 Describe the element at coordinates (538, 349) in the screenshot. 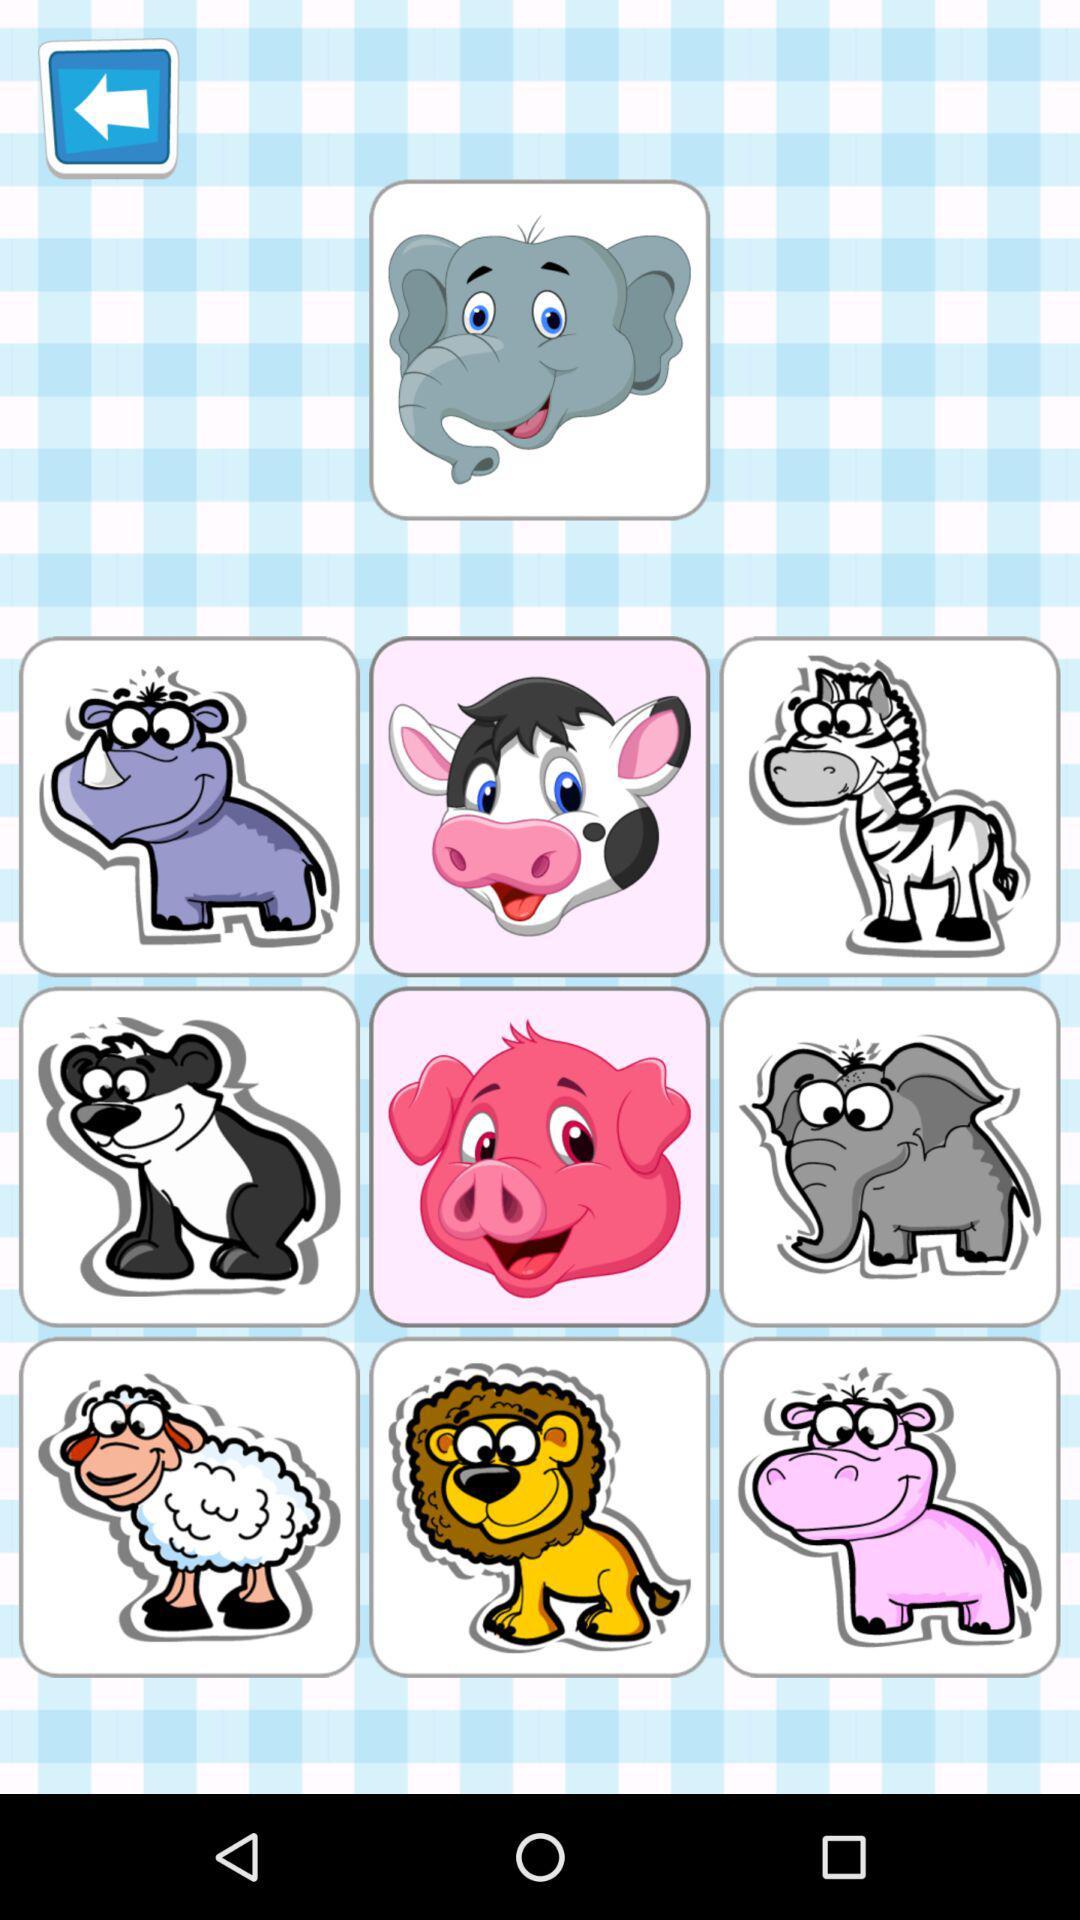

I see `choosen animal` at that location.